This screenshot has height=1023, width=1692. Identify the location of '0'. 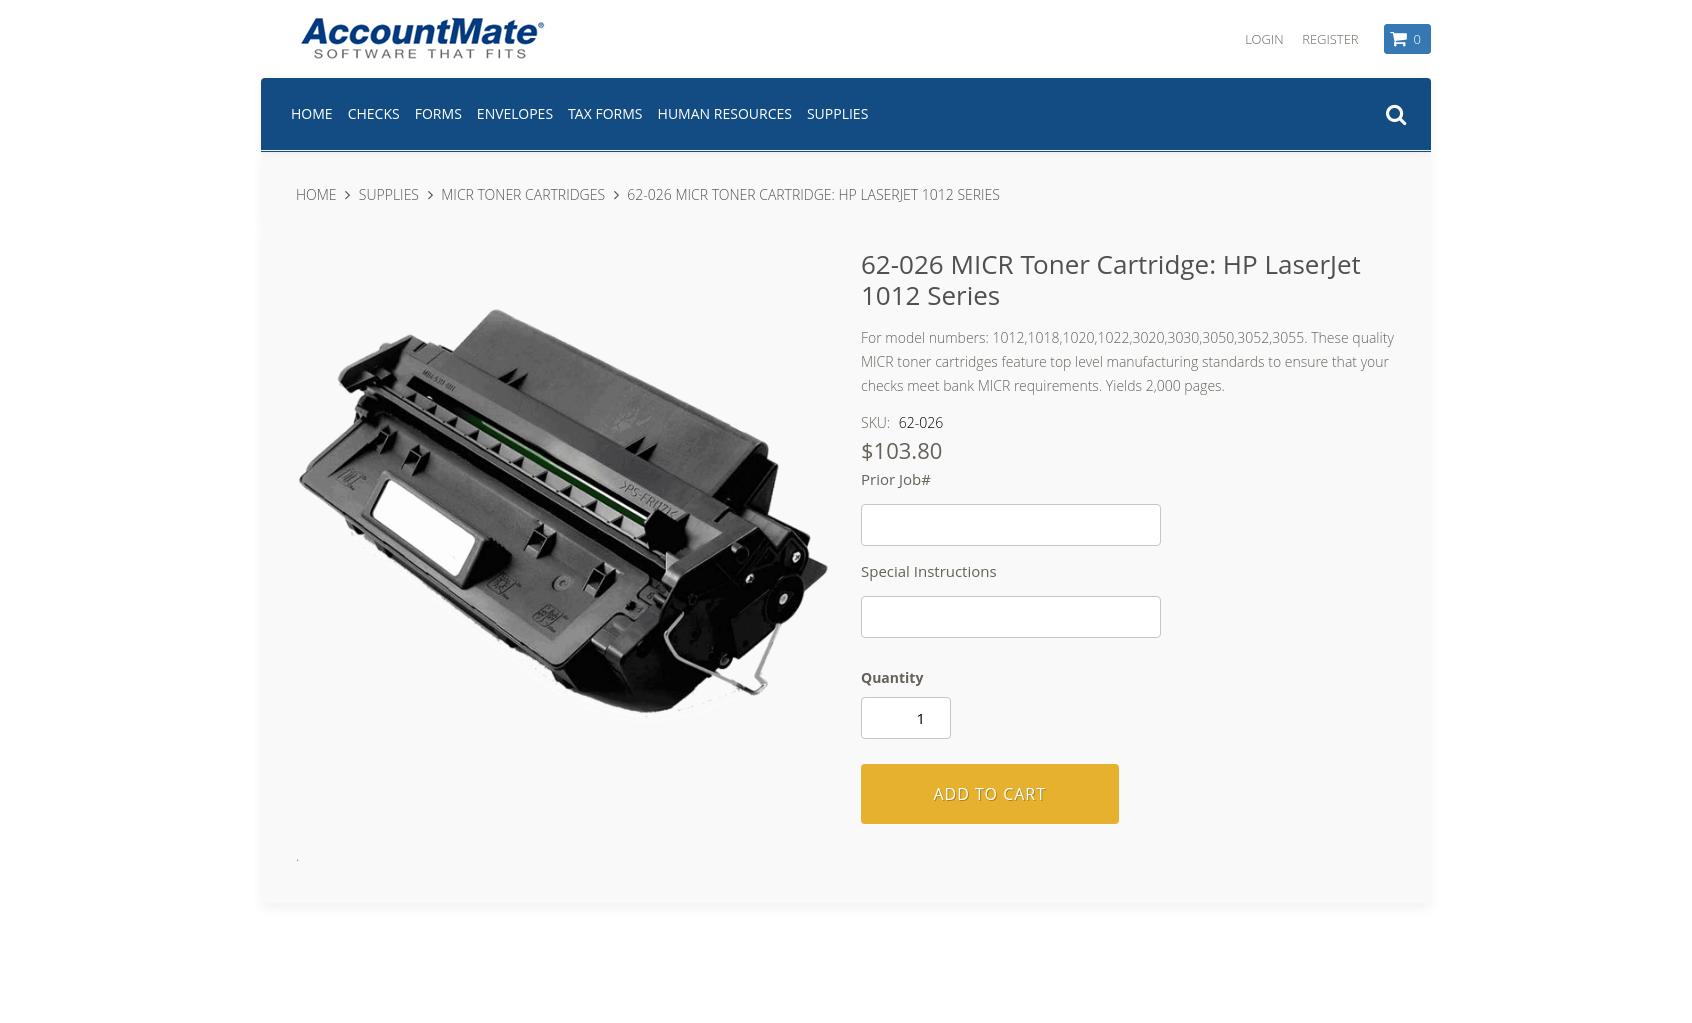
(1416, 38).